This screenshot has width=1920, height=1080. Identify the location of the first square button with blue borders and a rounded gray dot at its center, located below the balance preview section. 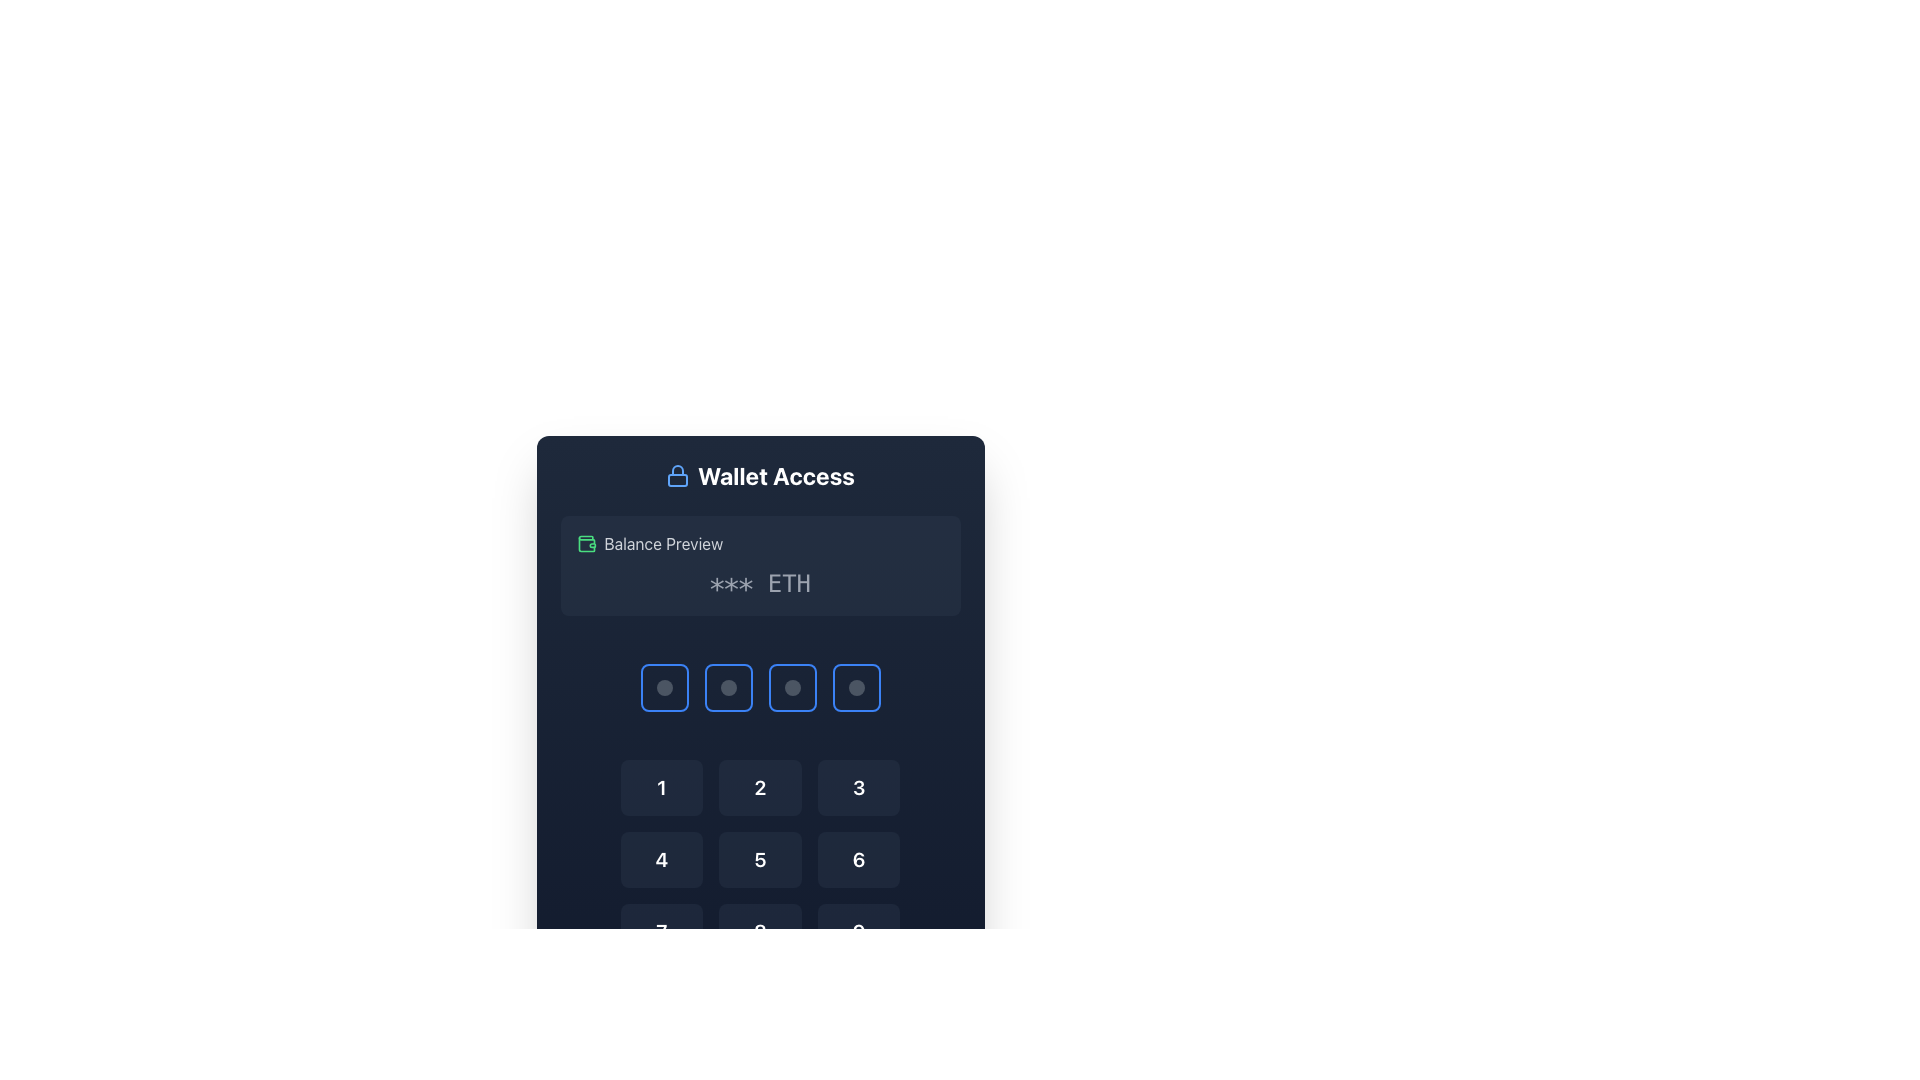
(664, 686).